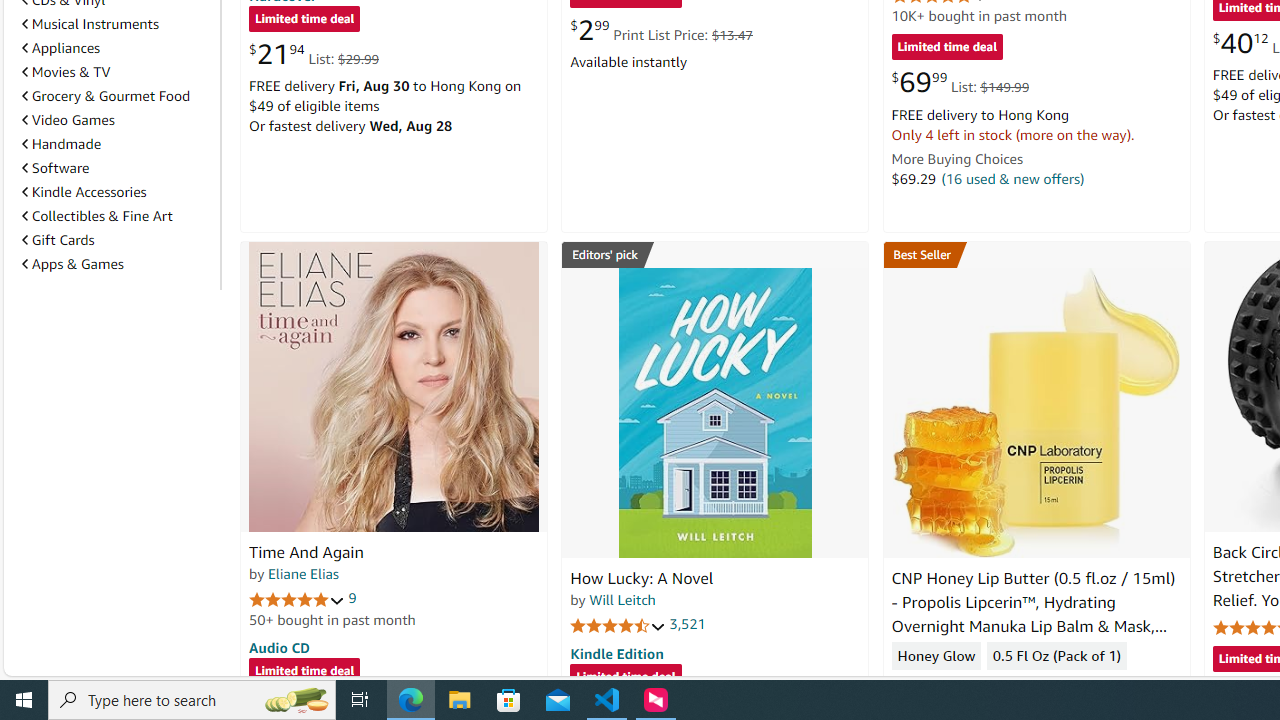 The image size is (1280, 720). What do you see at coordinates (68, 119) in the screenshot?
I see `'Video Games'` at bounding box center [68, 119].